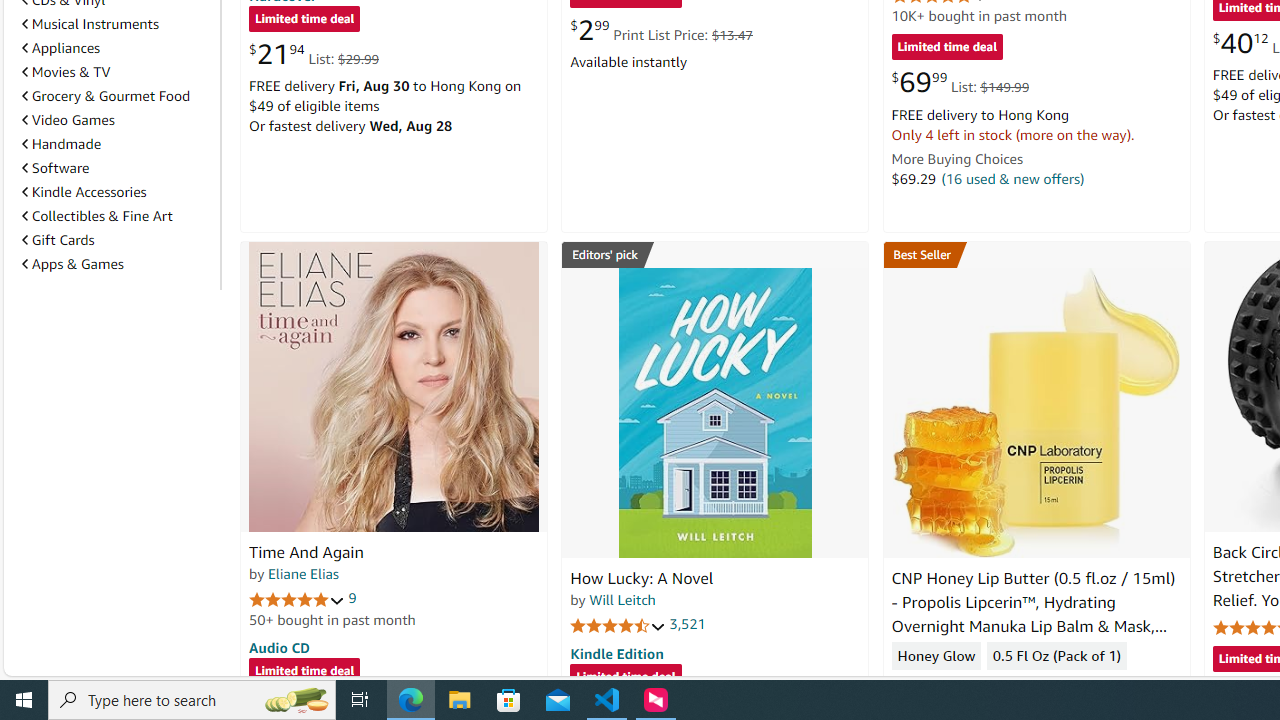 The image size is (1280, 720). What do you see at coordinates (68, 119) in the screenshot?
I see `'Video Games'` at bounding box center [68, 119].